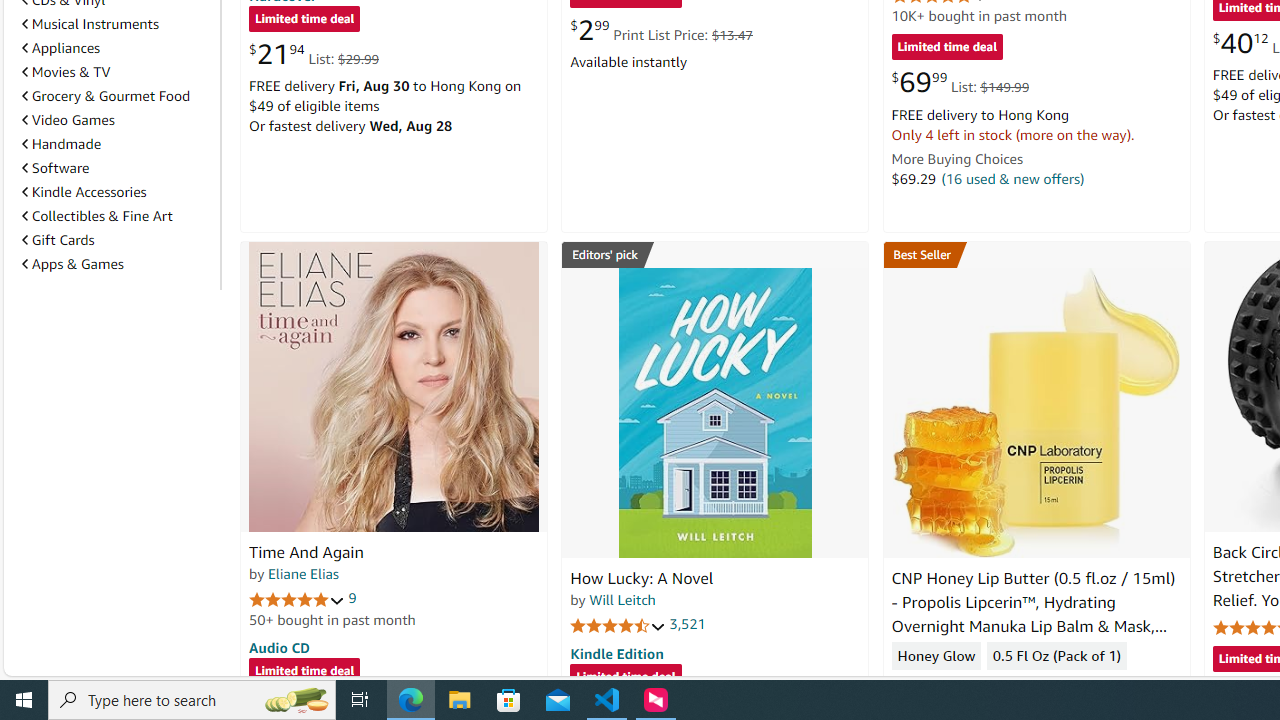 The image size is (1280, 720). What do you see at coordinates (68, 119) in the screenshot?
I see `'Video Games'` at bounding box center [68, 119].